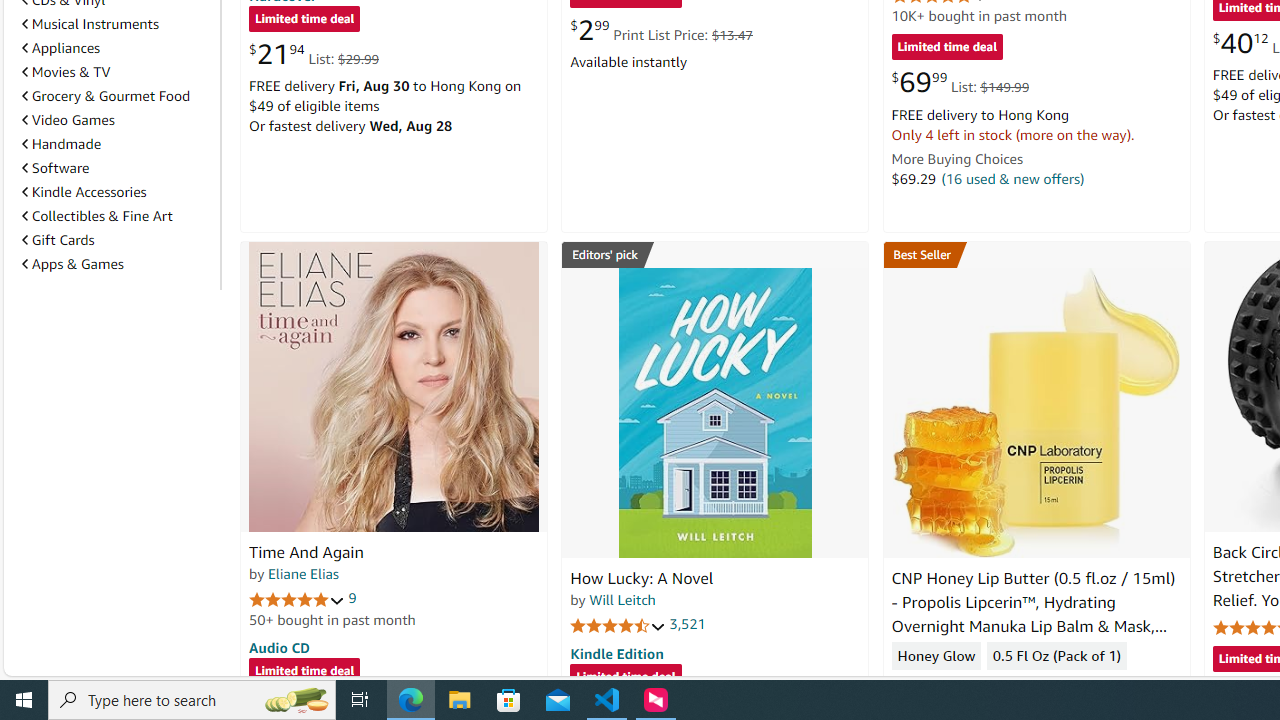 The image size is (1280, 720). What do you see at coordinates (68, 119) in the screenshot?
I see `'Video Games'` at bounding box center [68, 119].